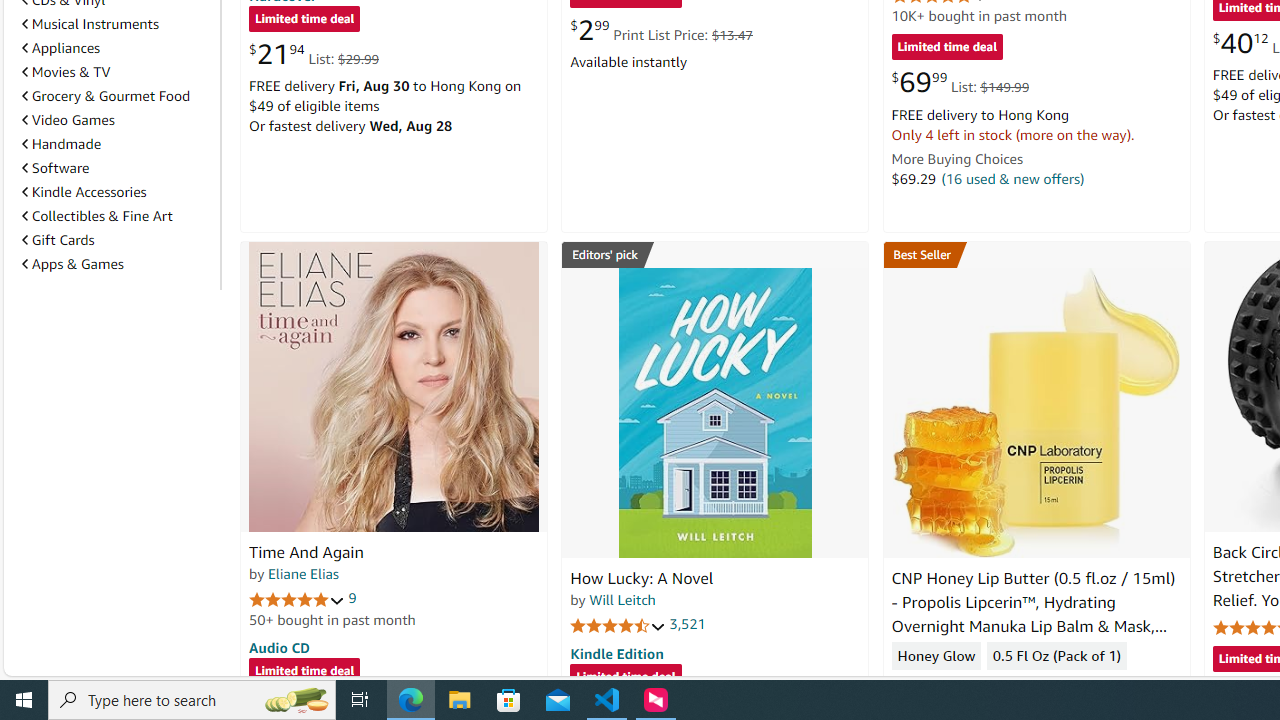 The image size is (1280, 720). What do you see at coordinates (68, 119) in the screenshot?
I see `'Video Games'` at bounding box center [68, 119].